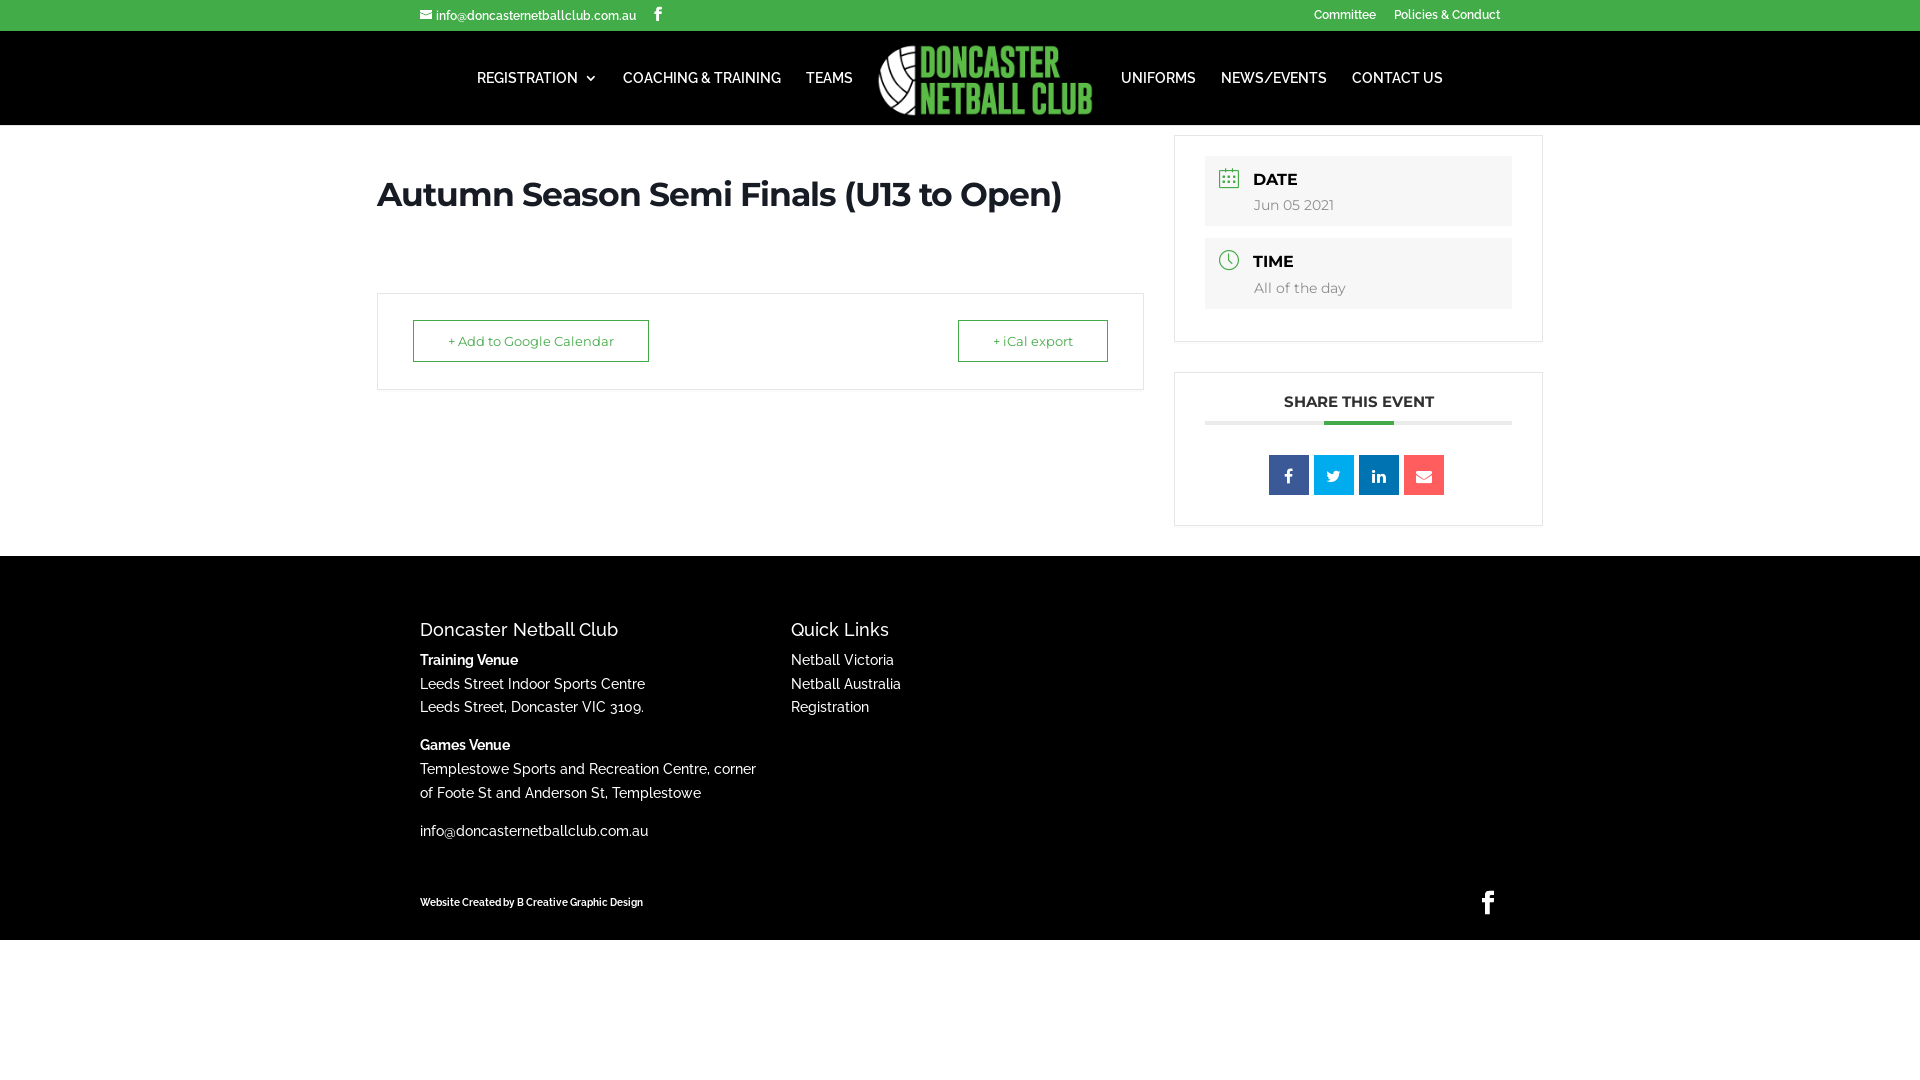  What do you see at coordinates (537, 97) in the screenshot?
I see `'REGISTRATION'` at bounding box center [537, 97].